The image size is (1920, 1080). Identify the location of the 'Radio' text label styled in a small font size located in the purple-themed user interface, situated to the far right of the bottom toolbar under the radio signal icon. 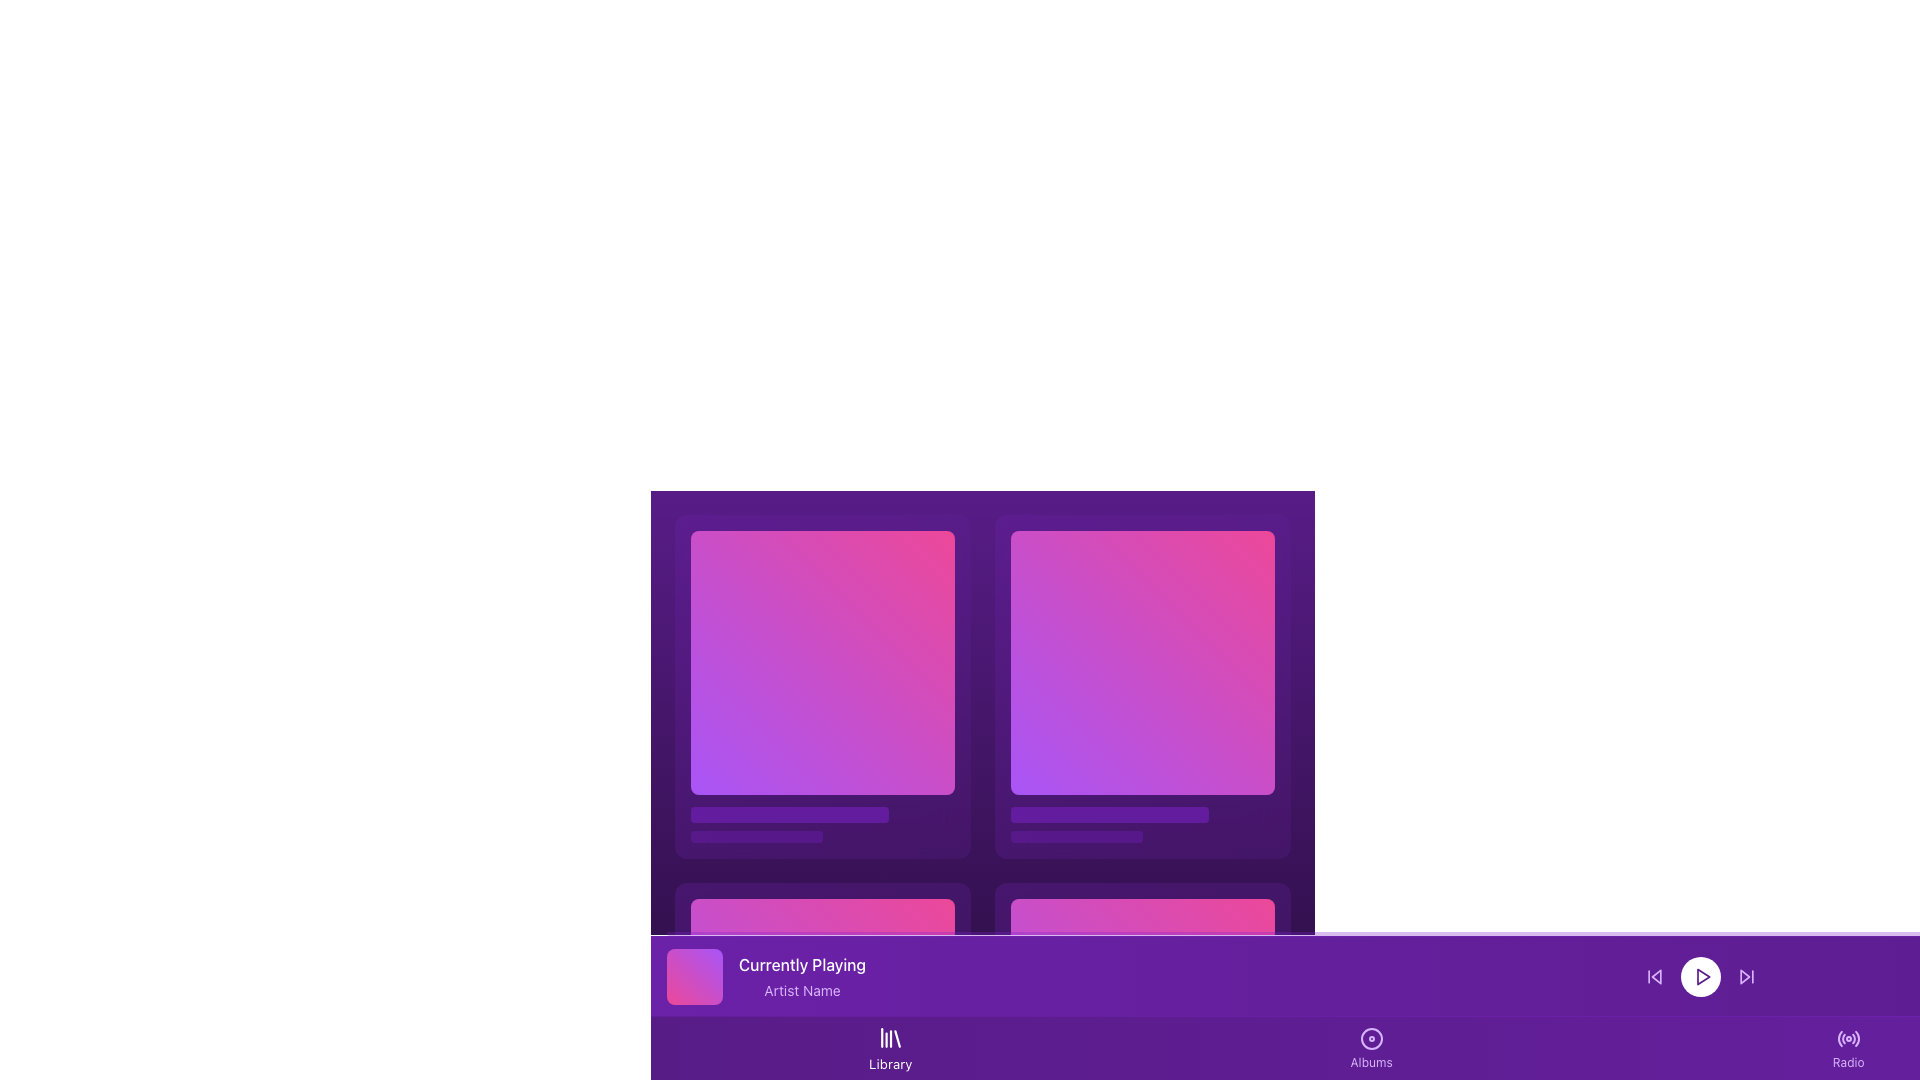
(1847, 1061).